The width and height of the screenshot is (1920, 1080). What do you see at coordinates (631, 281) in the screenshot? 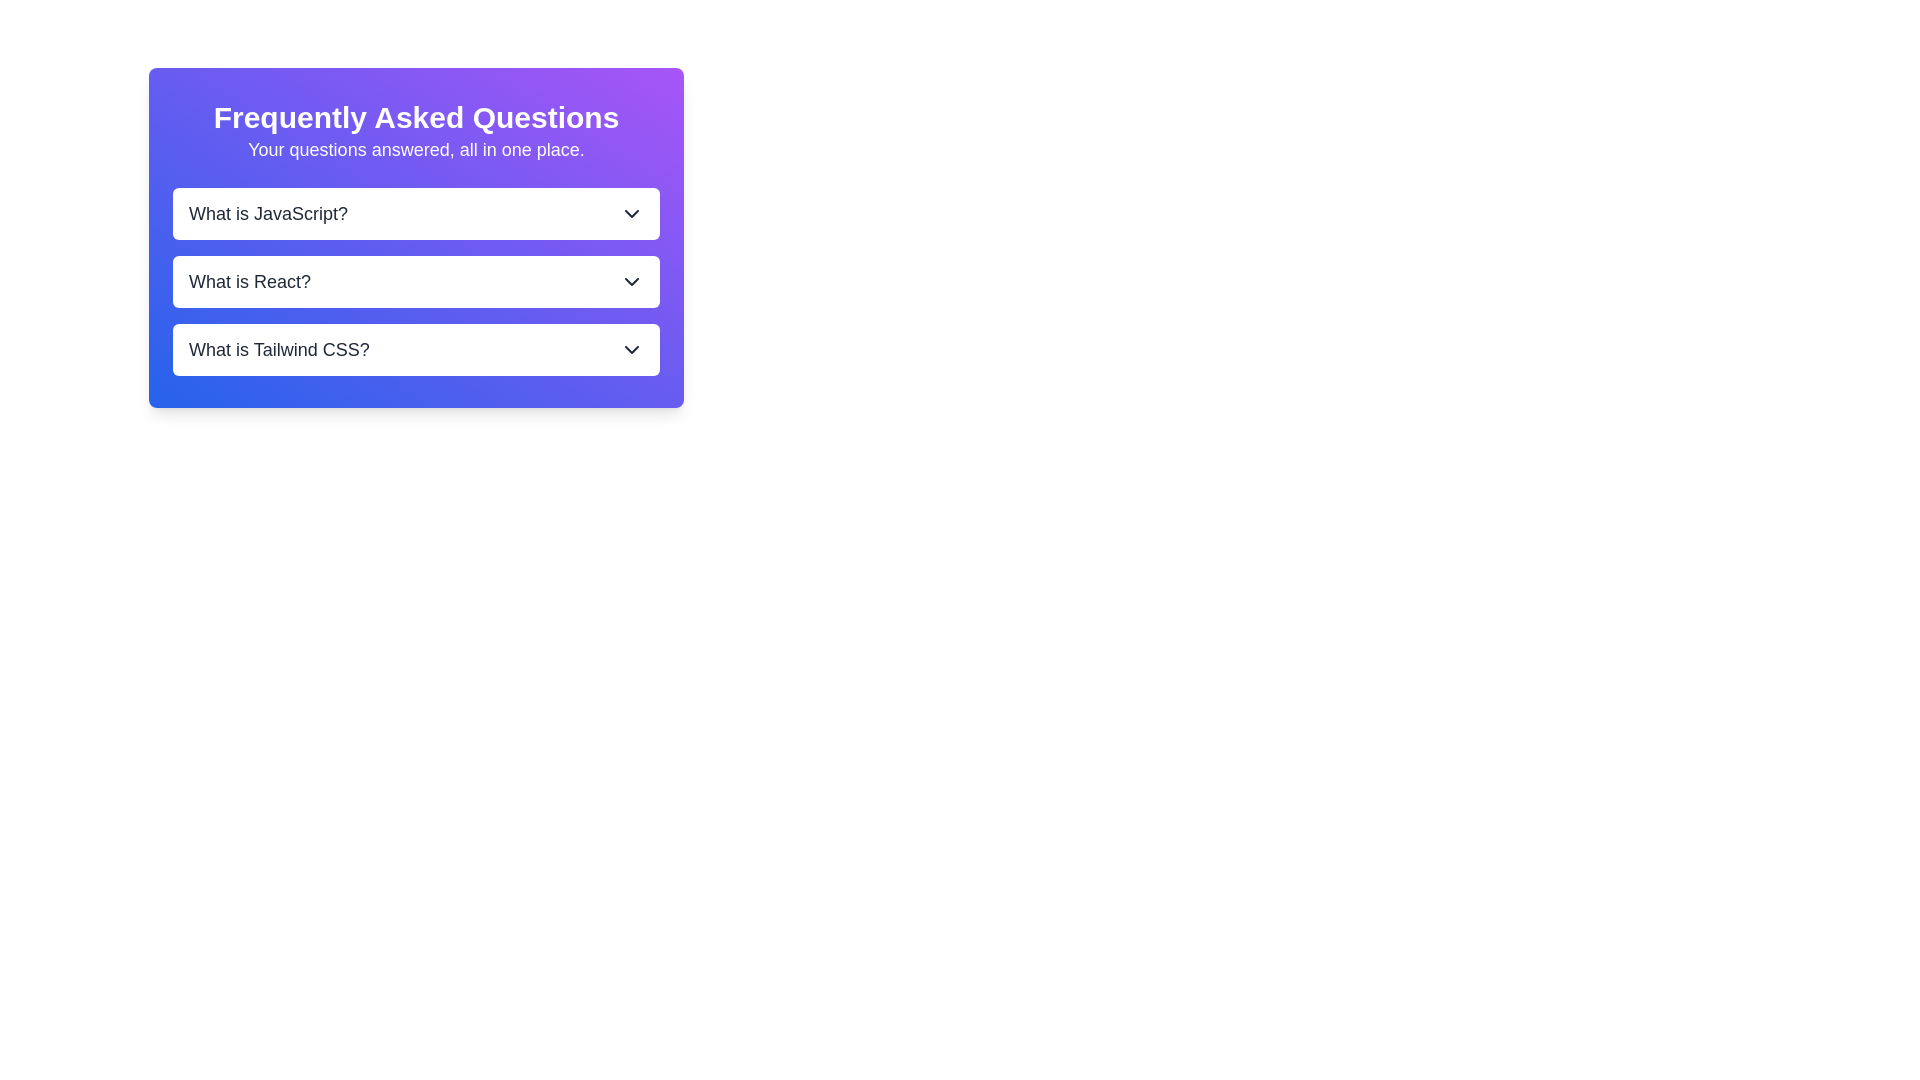
I see `the small downward-pointing chevron icon` at bounding box center [631, 281].